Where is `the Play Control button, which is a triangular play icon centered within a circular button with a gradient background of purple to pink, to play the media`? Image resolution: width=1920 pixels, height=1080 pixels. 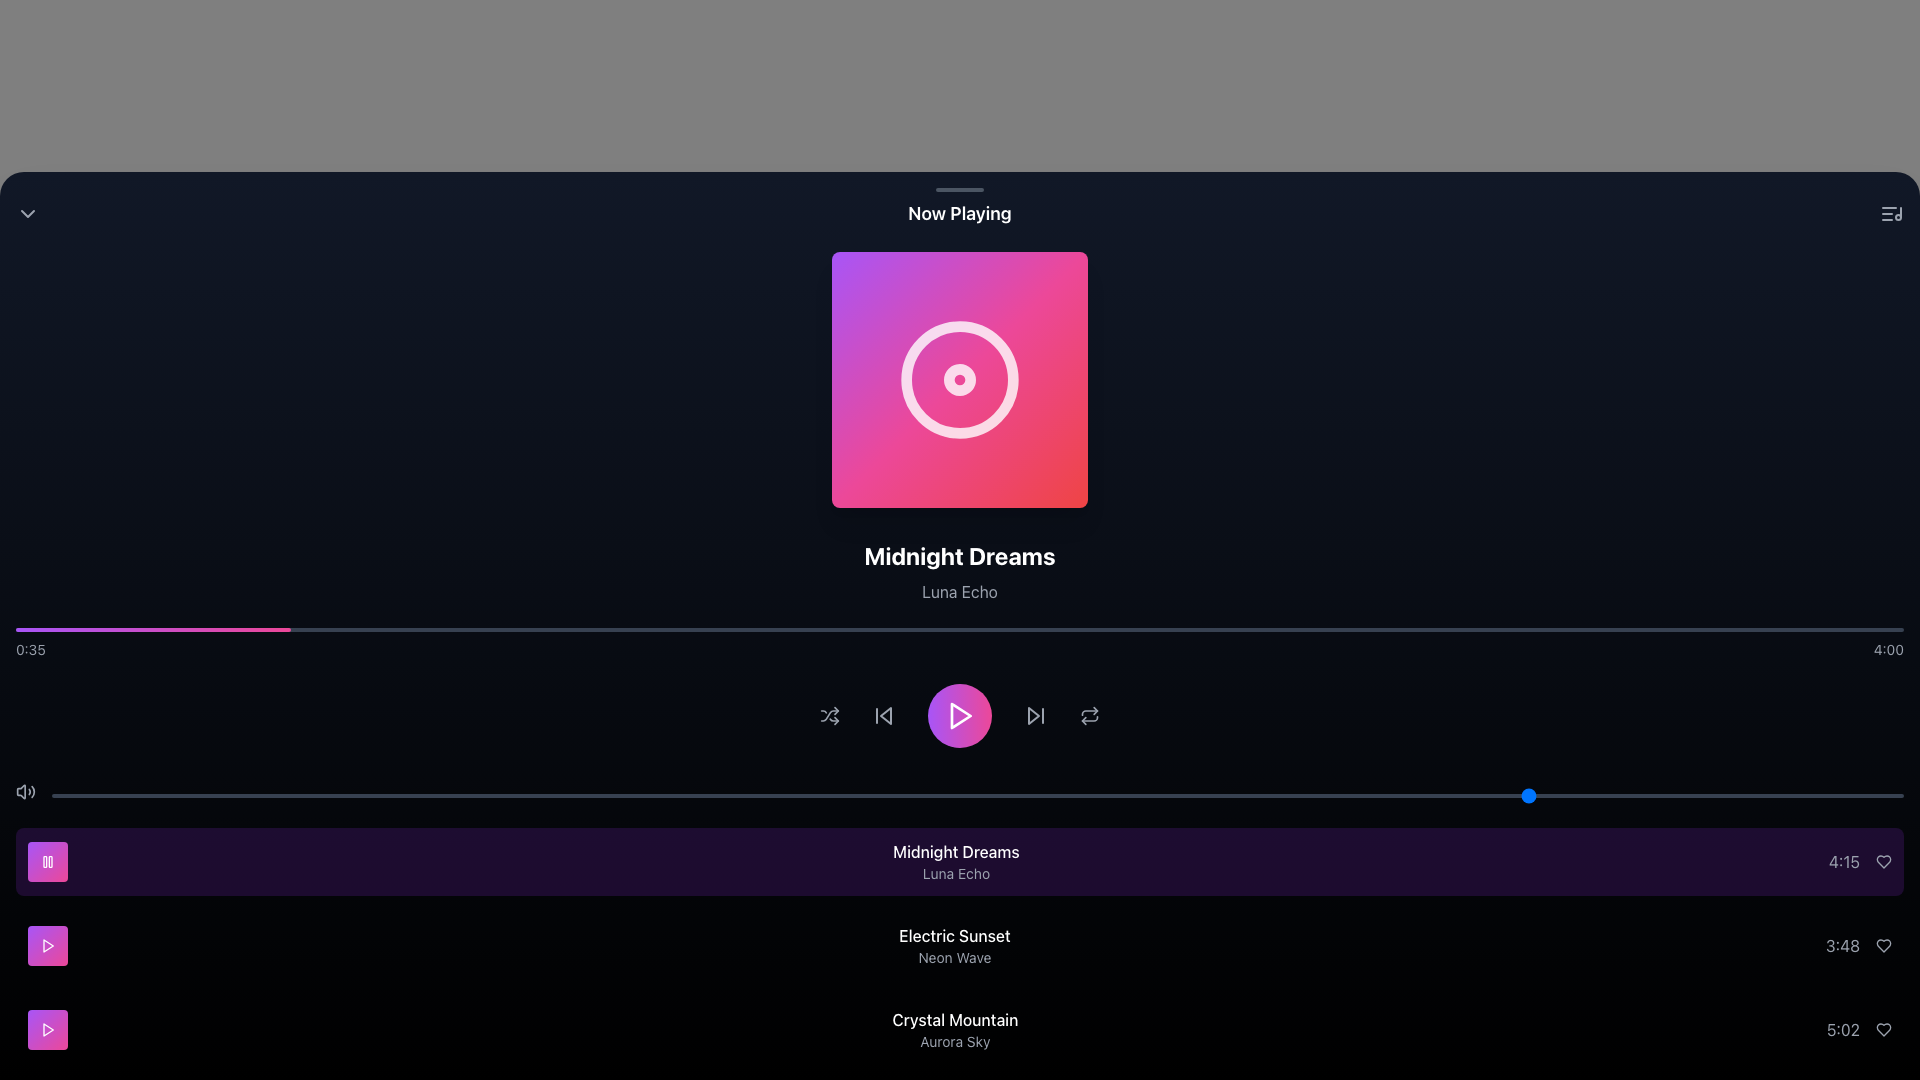 the Play Control button, which is a triangular play icon centered within a circular button with a gradient background of purple to pink, to play the media is located at coordinates (960, 715).